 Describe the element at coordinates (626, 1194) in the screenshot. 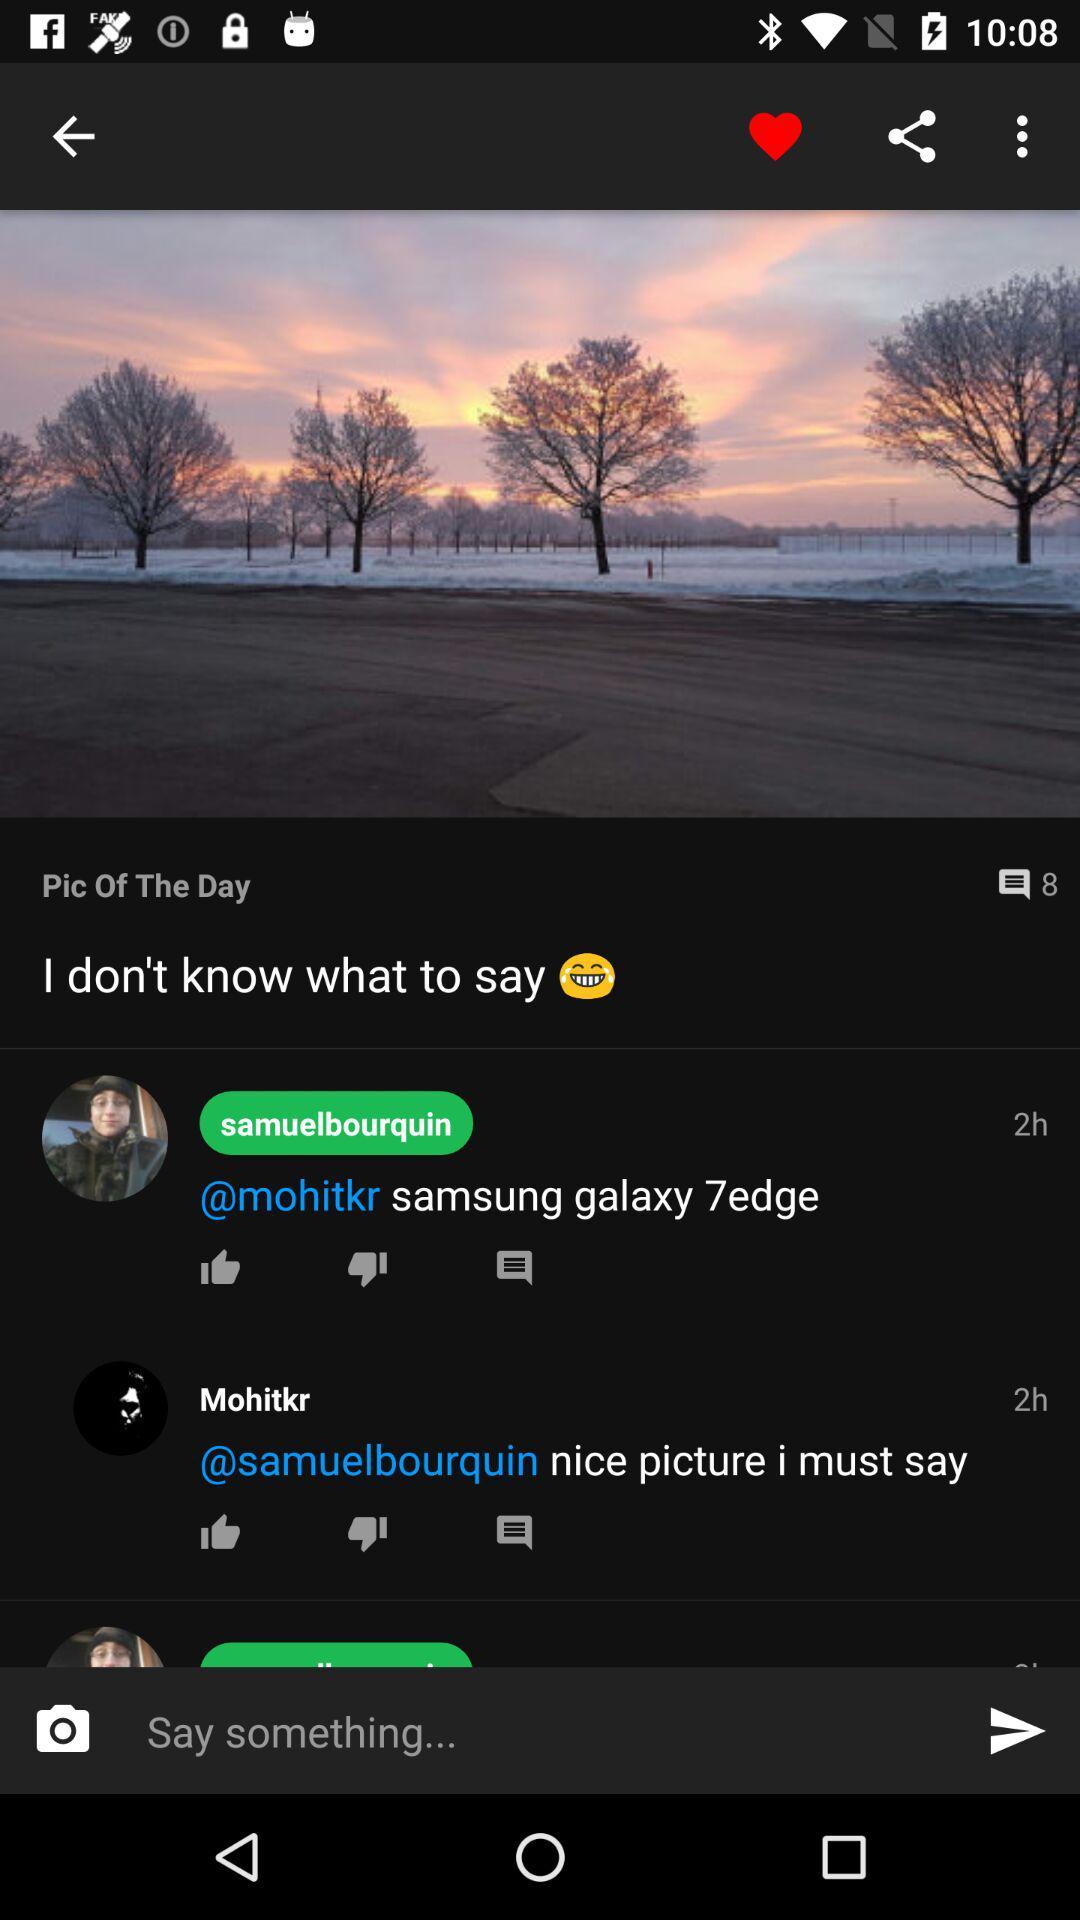

I see `move to the text above first like button from the top of the page` at that location.